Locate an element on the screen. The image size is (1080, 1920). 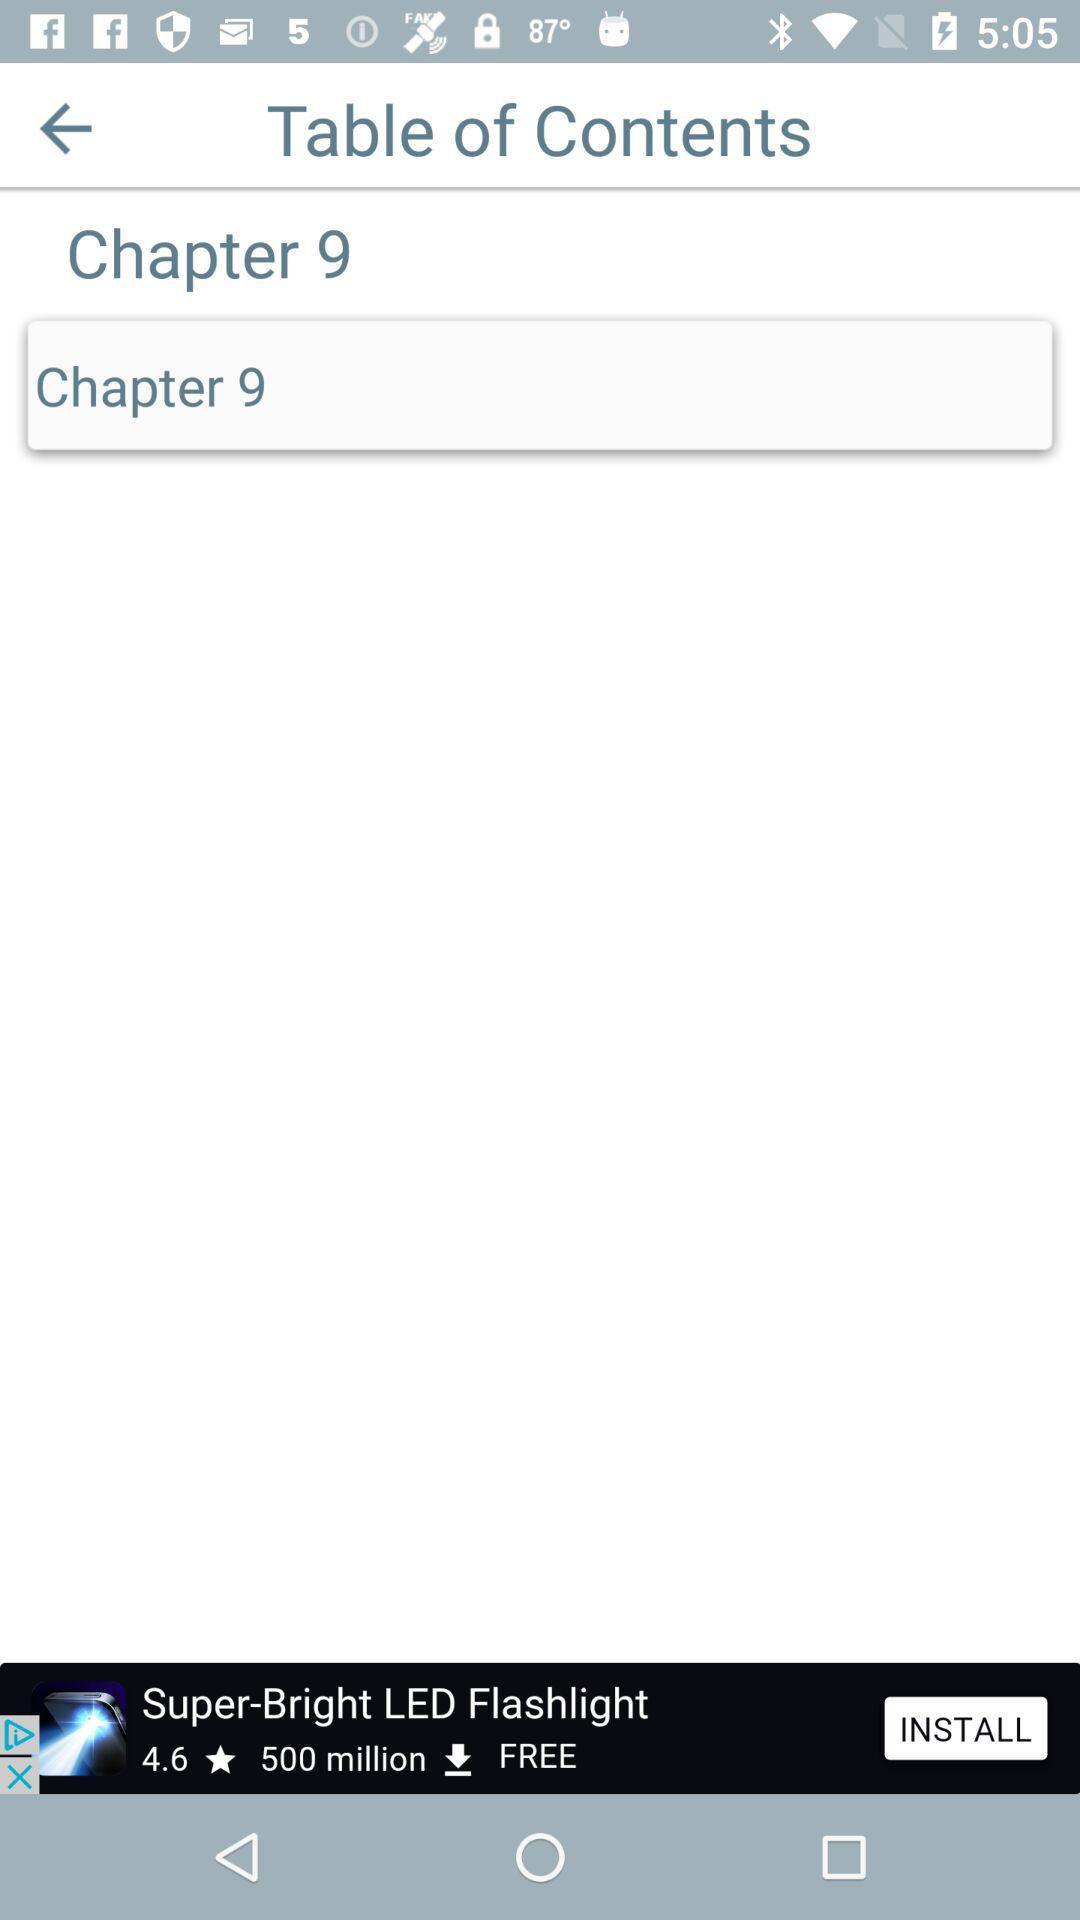
page is located at coordinates (64, 127).